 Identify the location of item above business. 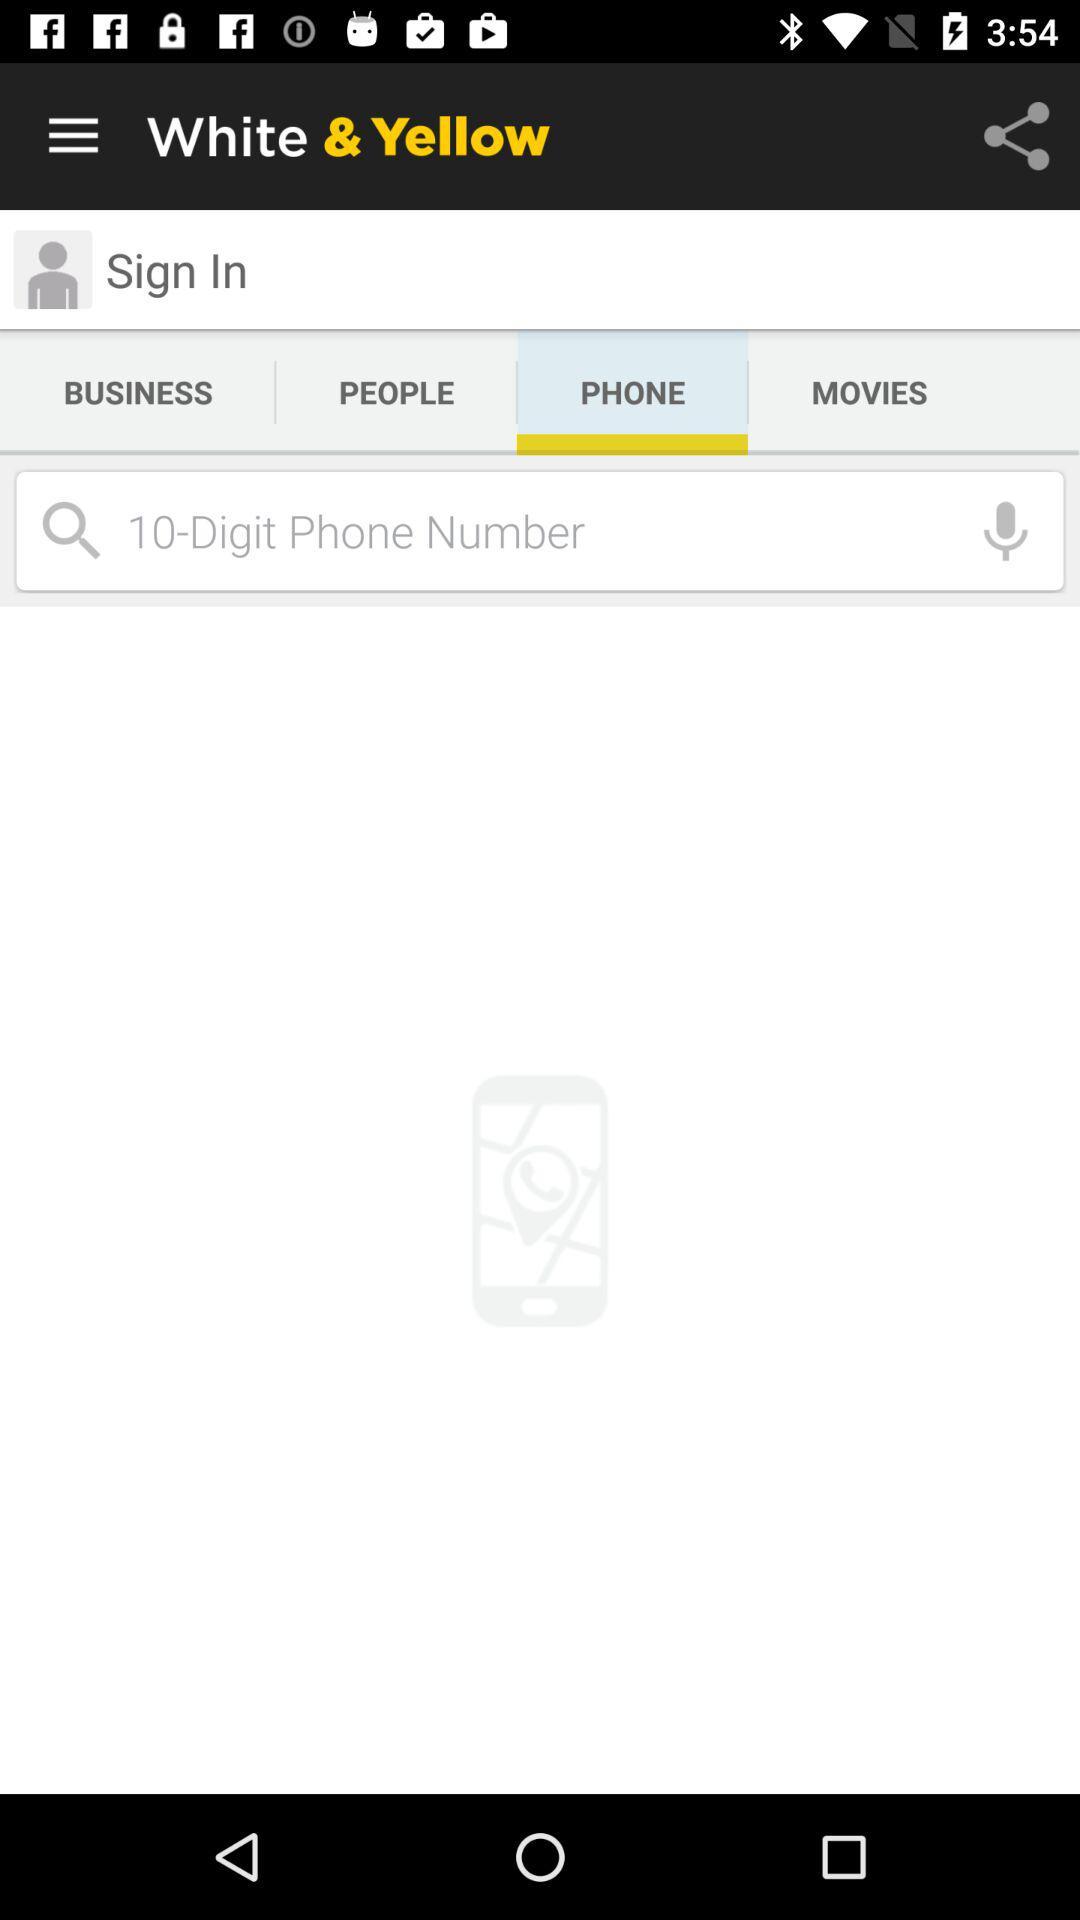
(51, 268).